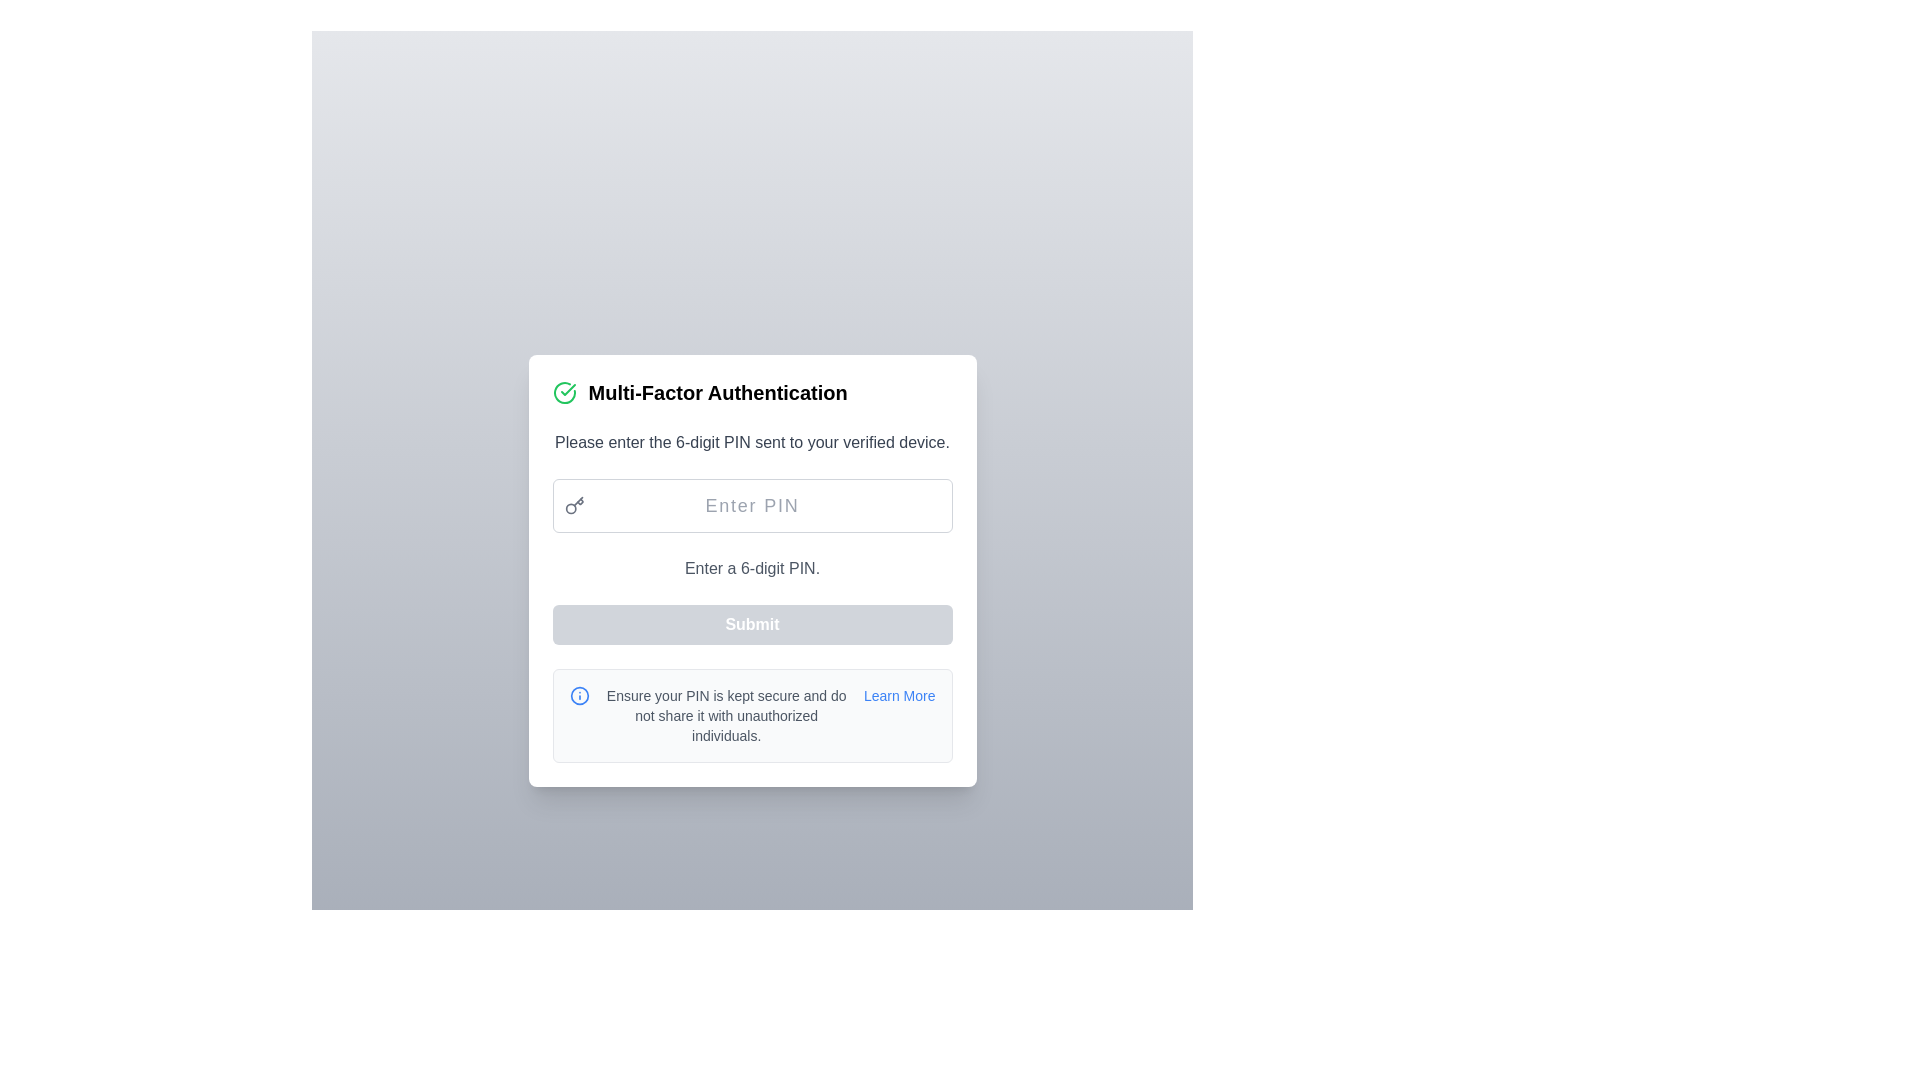 This screenshot has width=1920, height=1080. Describe the element at coordinates (751, 569) in the screenshot. I see `instruction displayed in the text label saying 'Enter a 6-digit PIN.' which is center-aligned and gray in color, located just below the PIN input field and above the 'Submit' button` at that location.